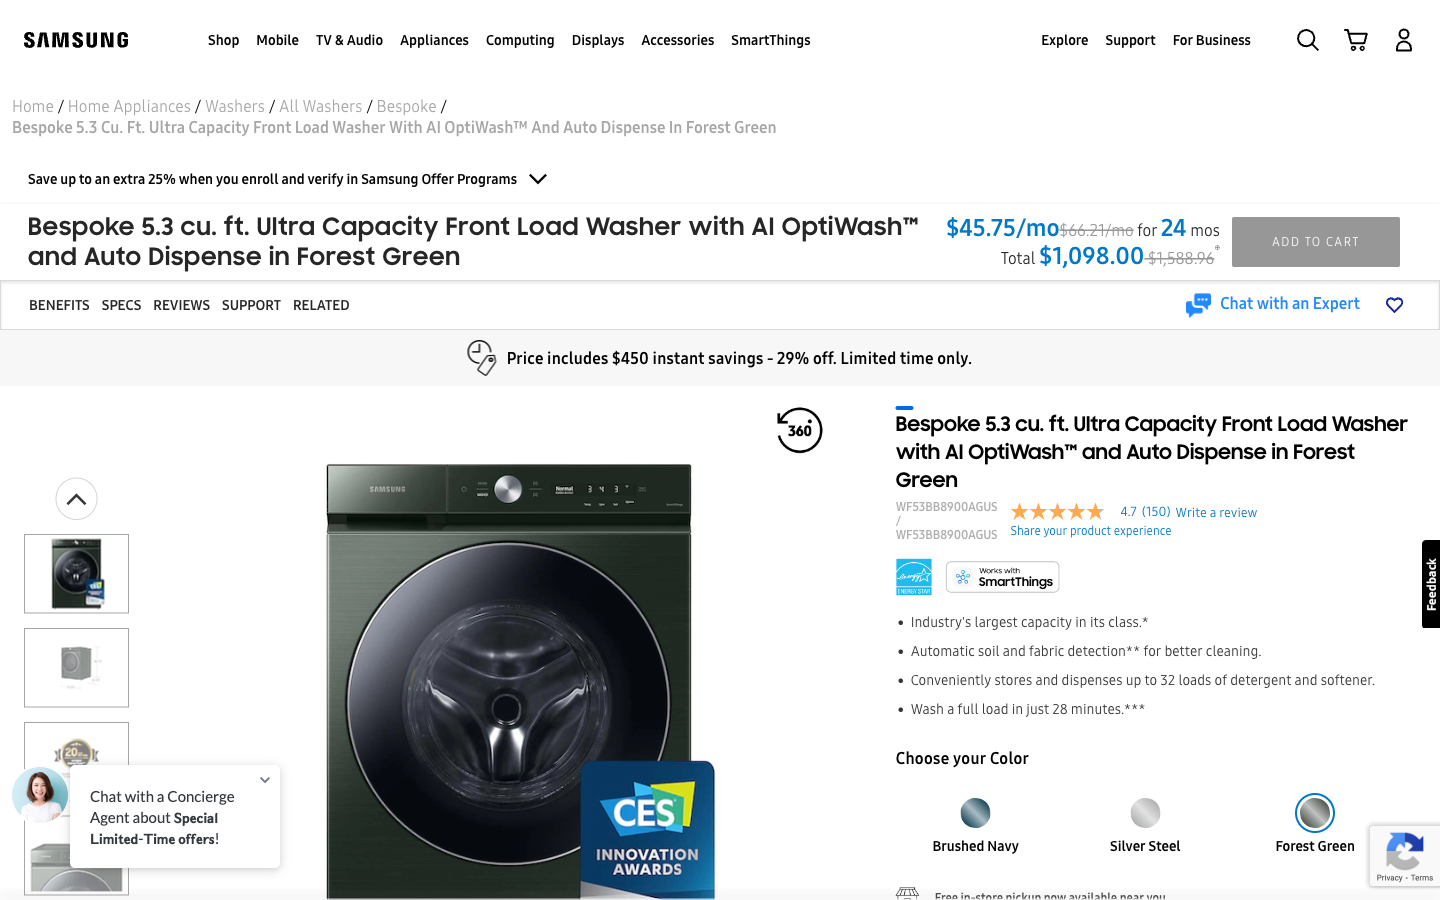  I want to click on Go back two pages to view all washers, so click(235, 105).